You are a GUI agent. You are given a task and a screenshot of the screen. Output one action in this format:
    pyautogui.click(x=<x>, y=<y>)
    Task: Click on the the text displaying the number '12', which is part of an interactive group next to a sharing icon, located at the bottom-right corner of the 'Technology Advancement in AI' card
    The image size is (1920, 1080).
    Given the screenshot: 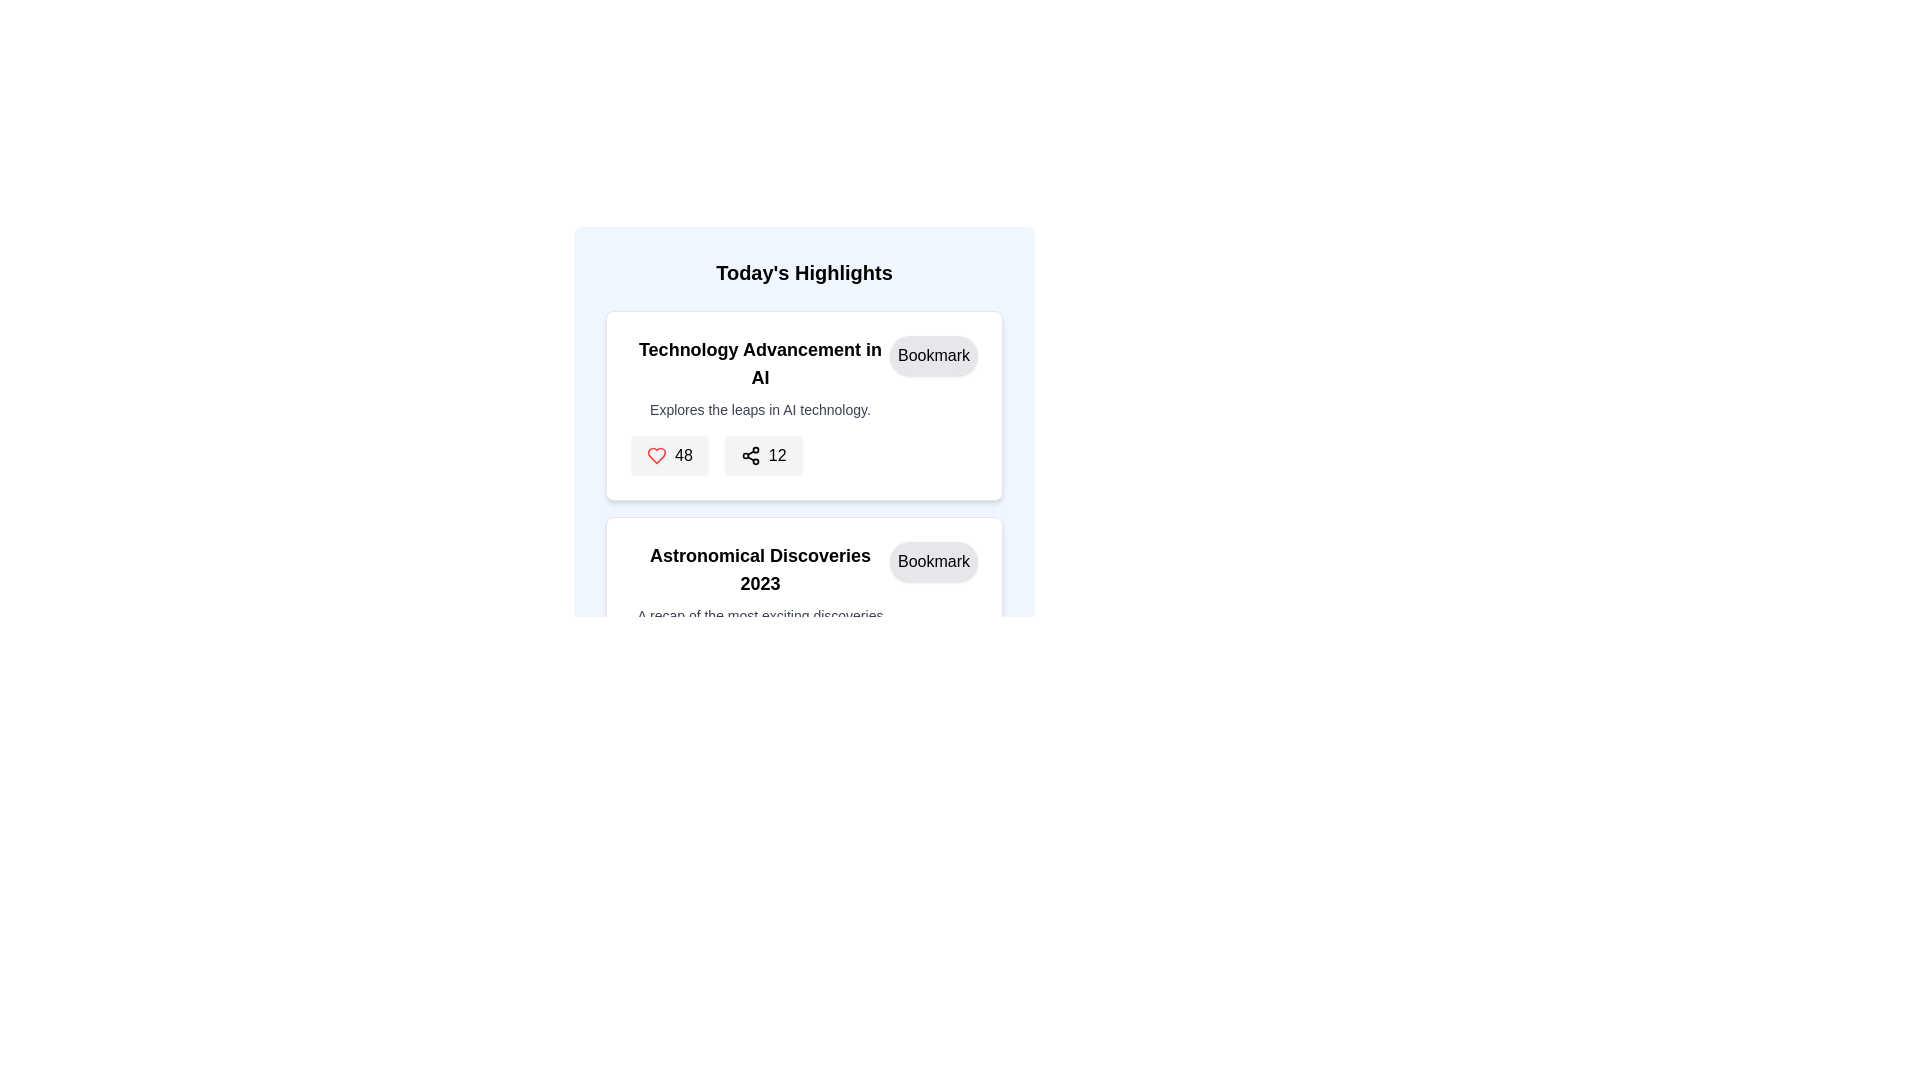 What is the action you would take?
    pyautogui.click(x=776, y=455)
    